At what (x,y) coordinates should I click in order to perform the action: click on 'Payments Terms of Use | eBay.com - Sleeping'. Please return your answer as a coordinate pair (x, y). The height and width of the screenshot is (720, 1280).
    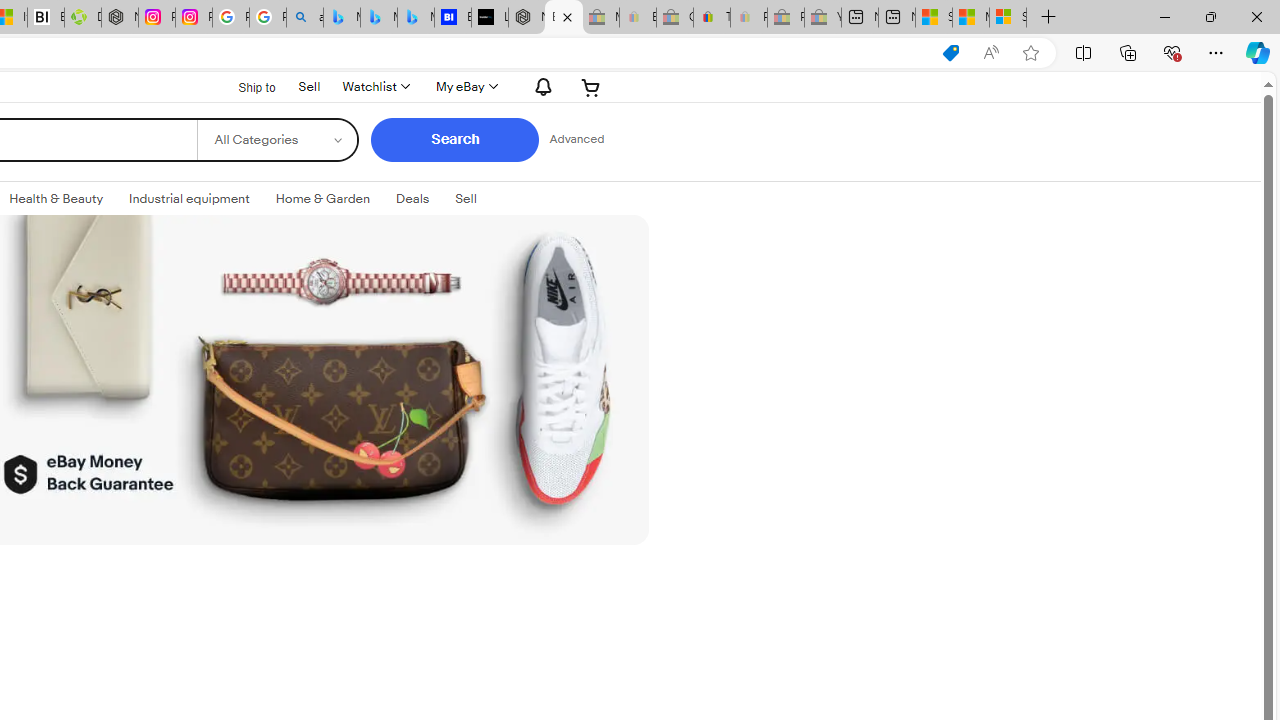
    Looking at the image, I should click on (747, 17).